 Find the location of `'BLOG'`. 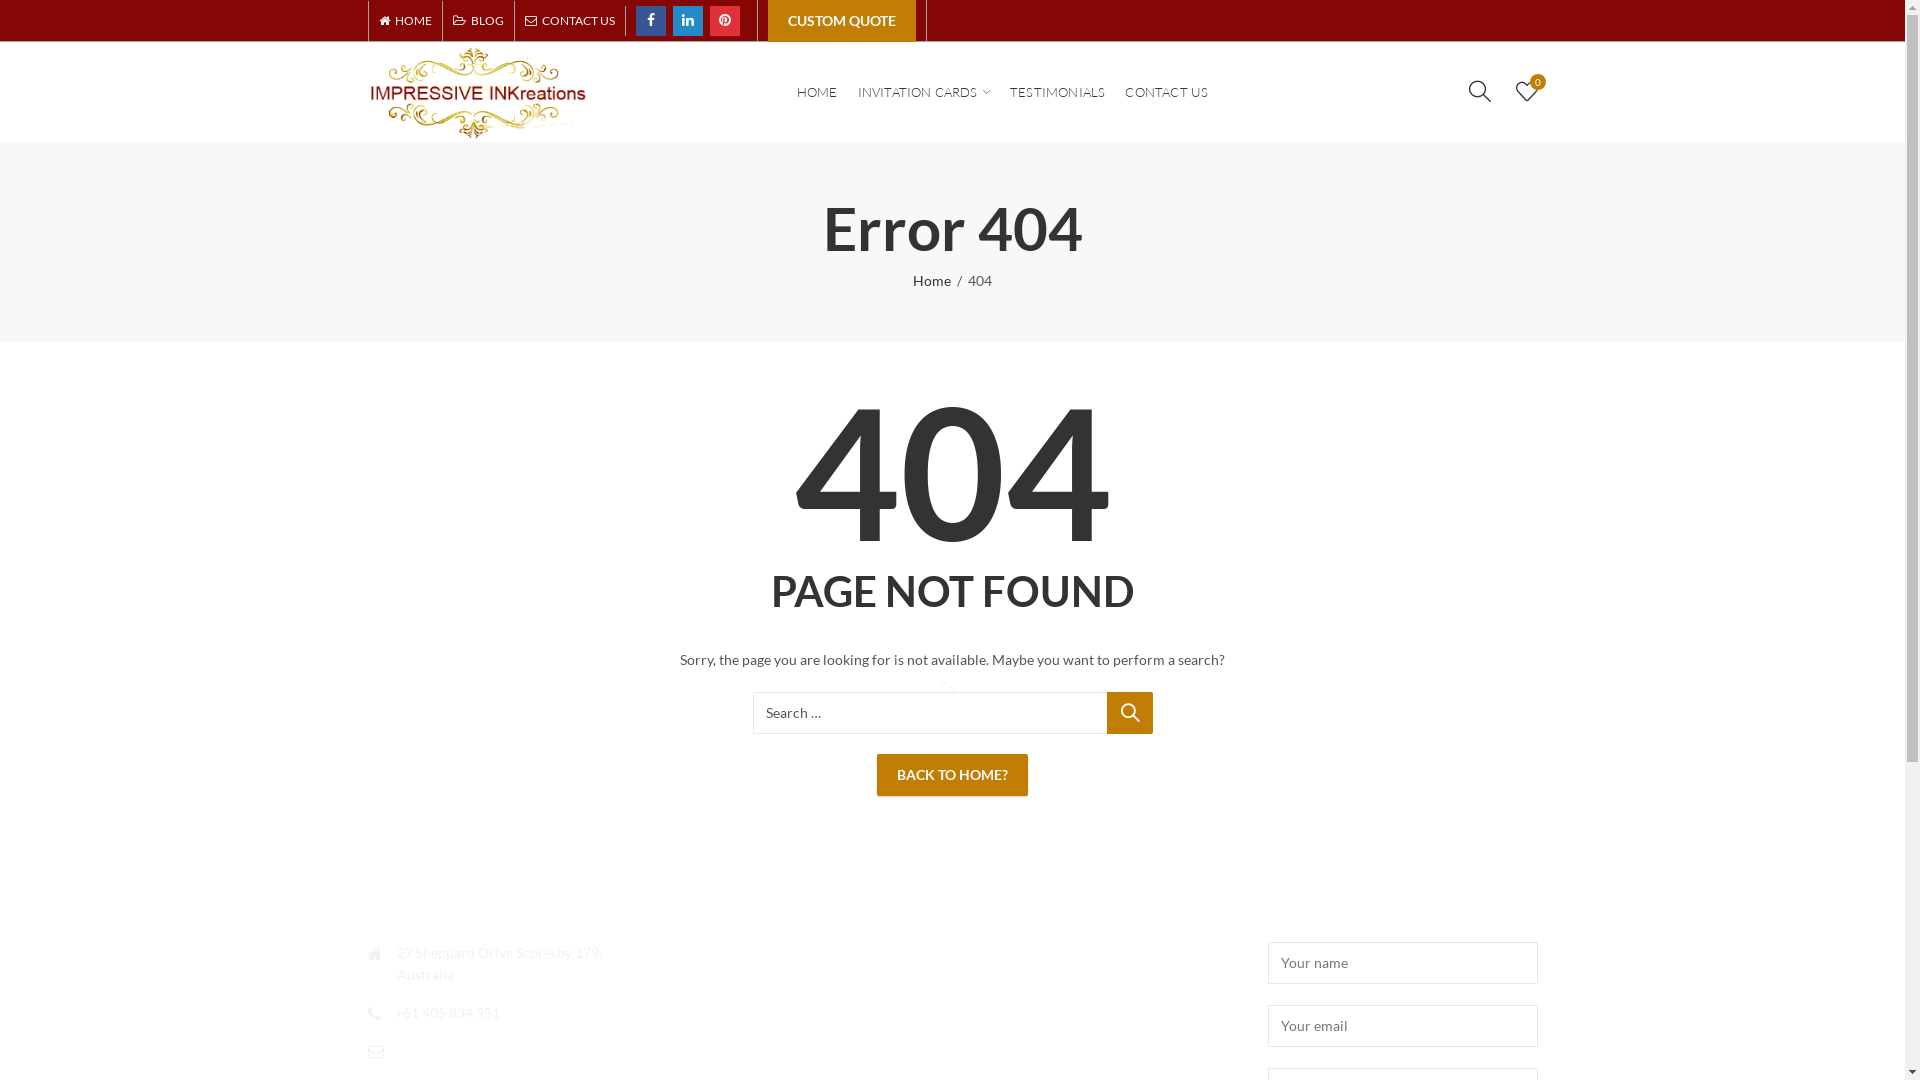

'BLOG' is located at coordinates (476, 20).